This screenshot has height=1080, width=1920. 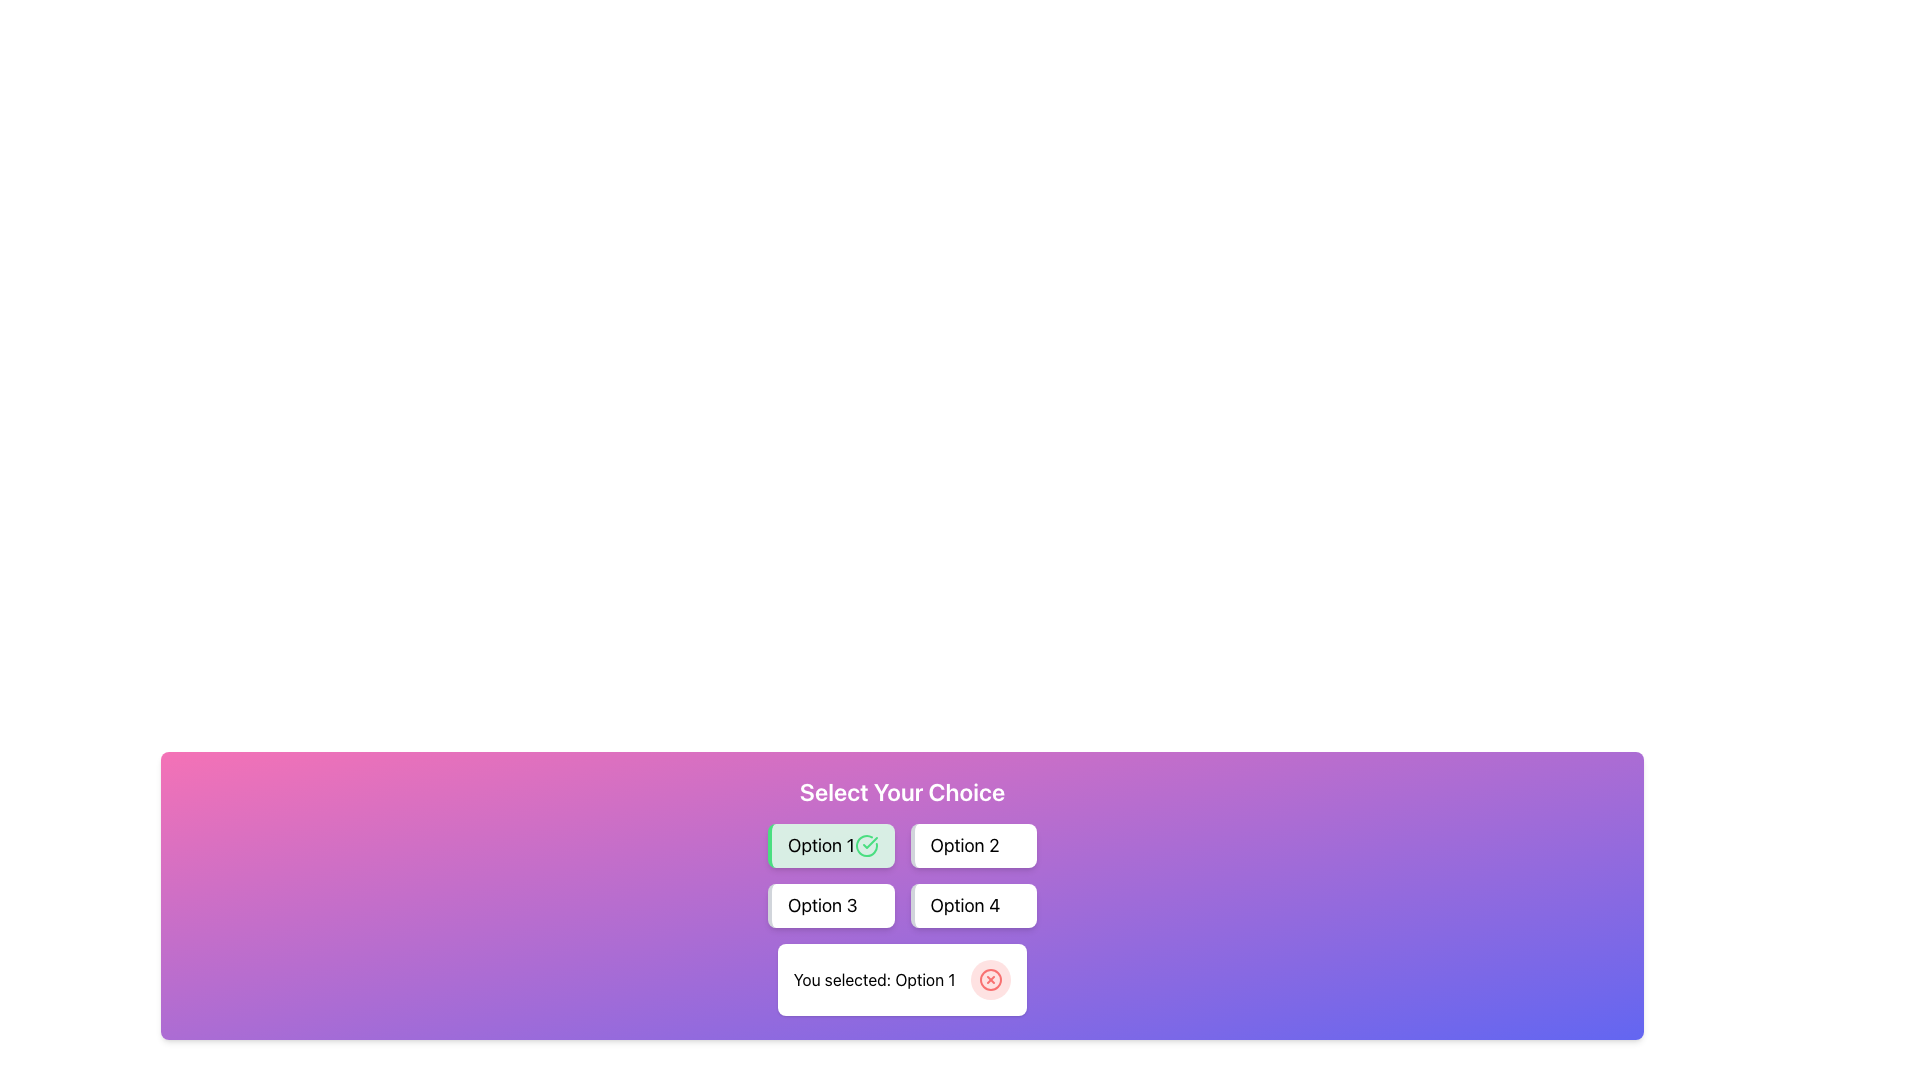 I want to click on the first selectable option in the grid layout, which is styled with green and has a checkmark, so click(x=831, y=845).